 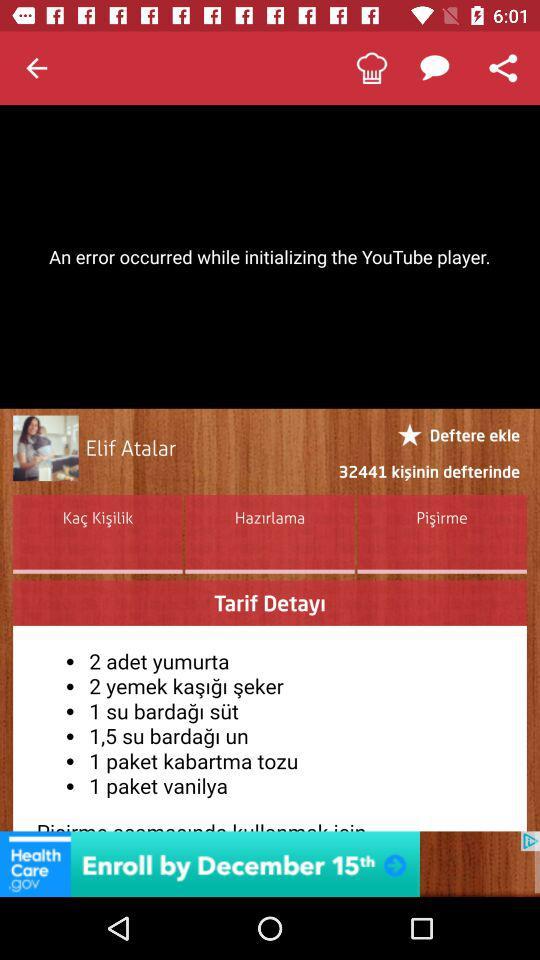 What do you see at coordinates (45, 448) in the screenshot?
I see `editor profile` at bounding box center [45, 448].